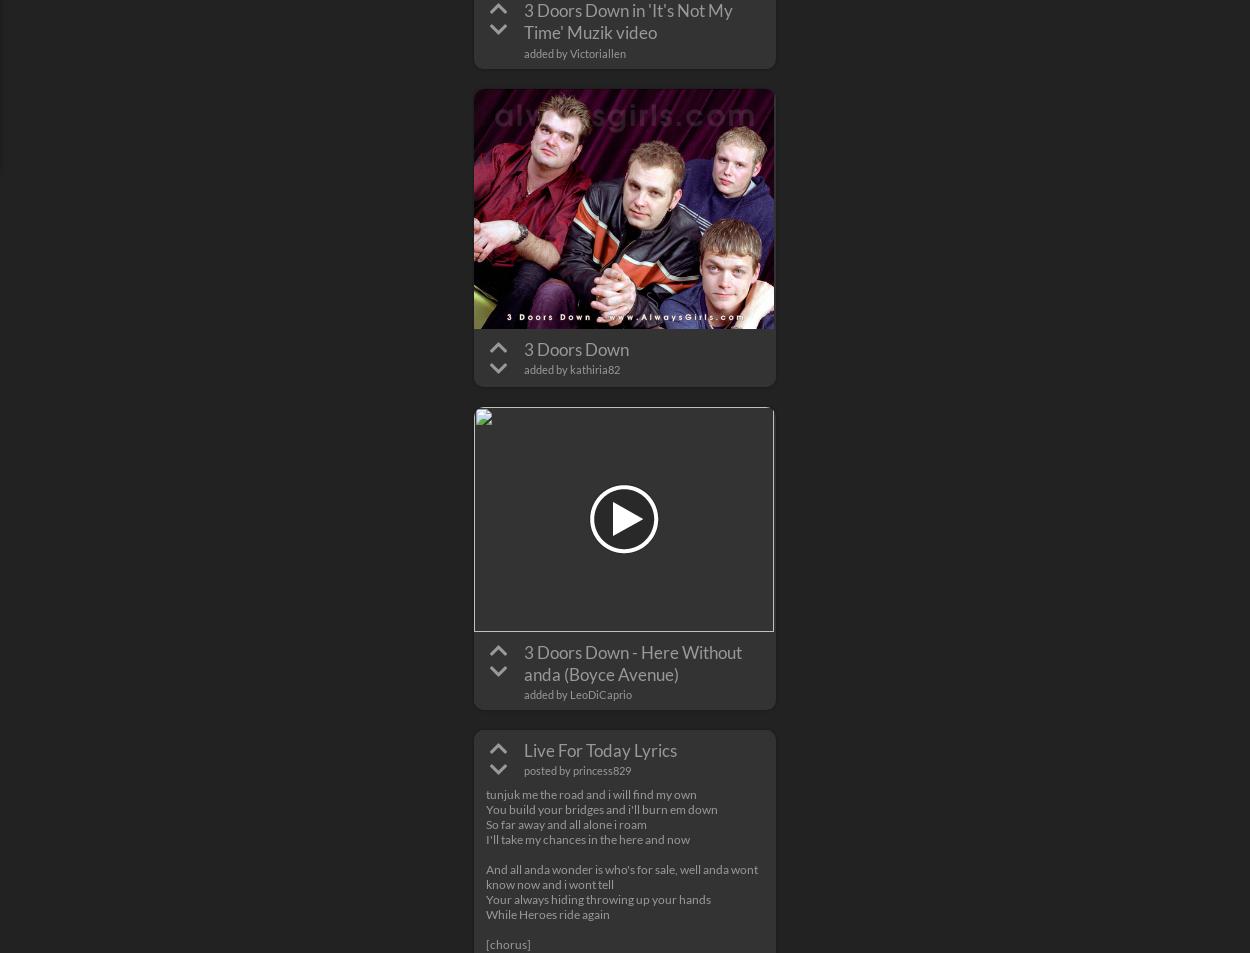 The width and height of the screenshot is (1250, 953). I want to click on 'Victoriallen', so click(597, 51).